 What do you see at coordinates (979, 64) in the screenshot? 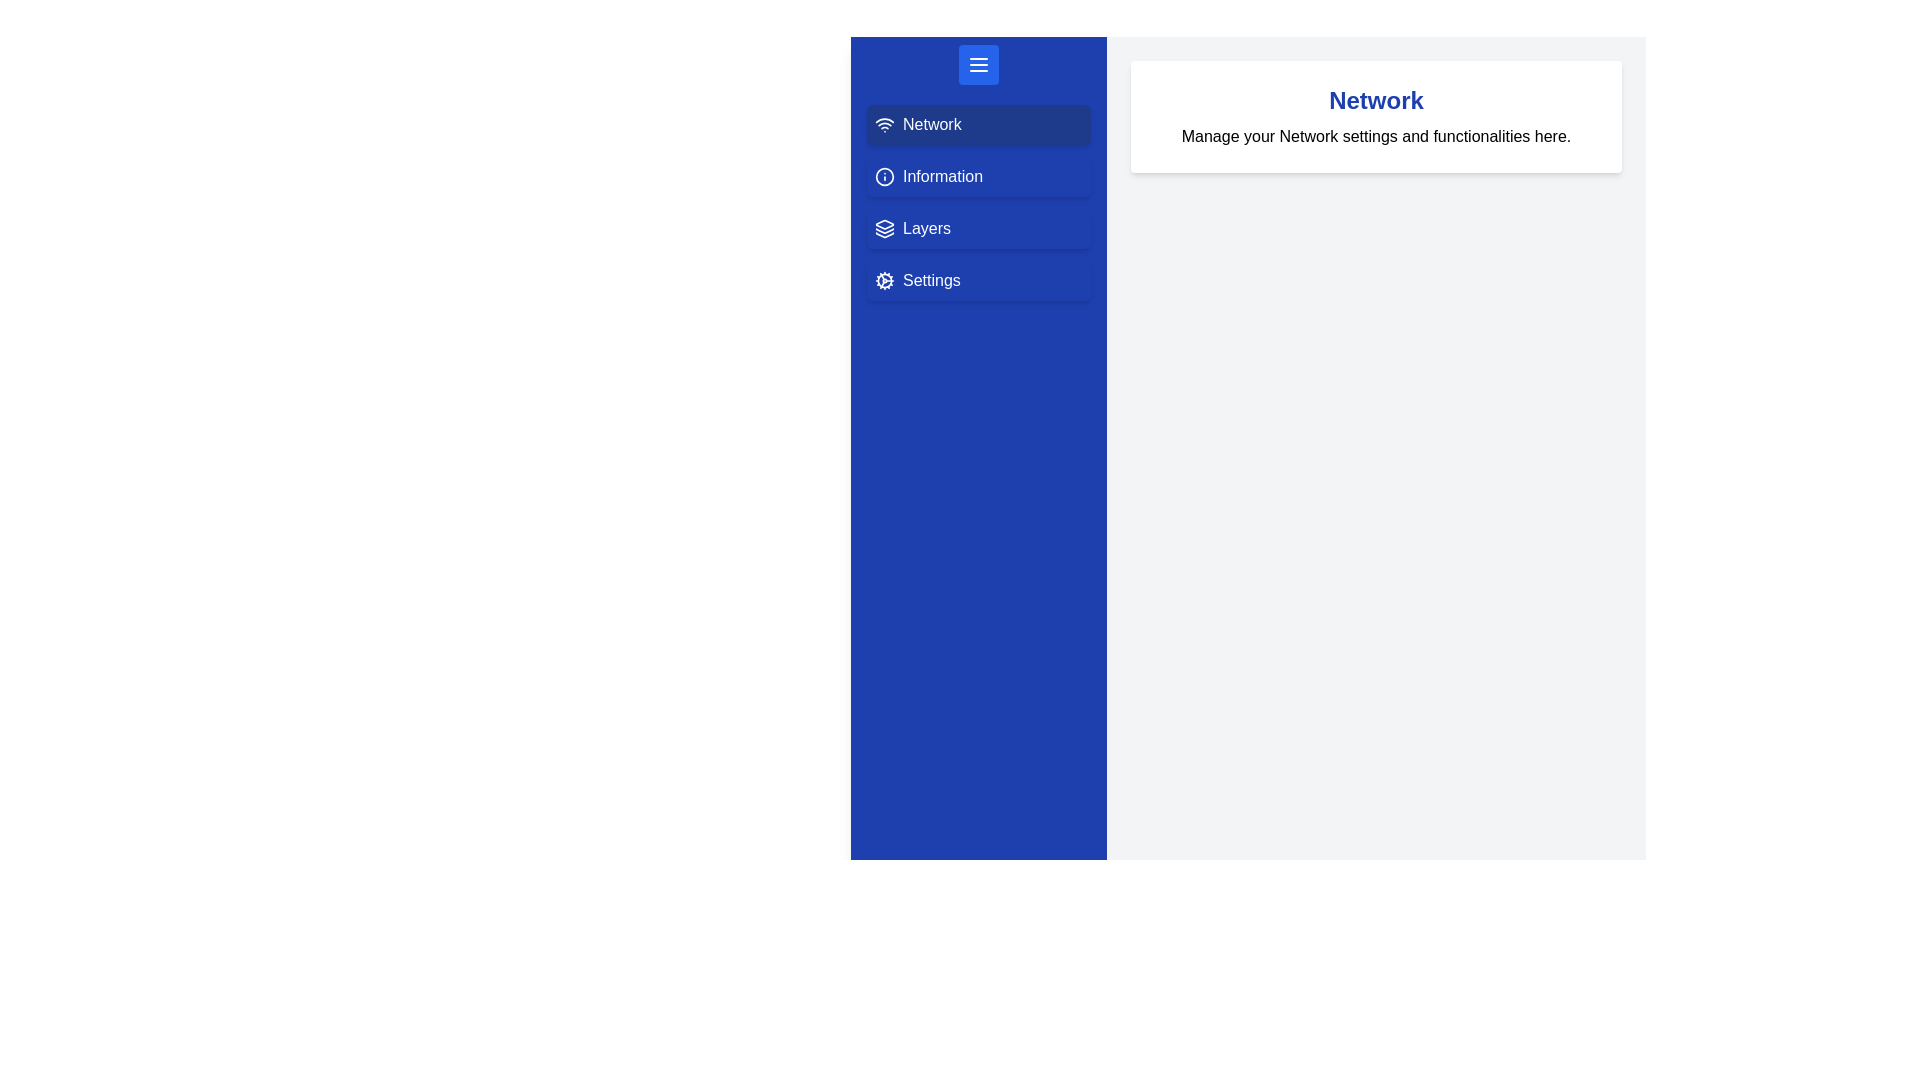
I see `the menu button to toggle the drawer` at bounding box center [979, 64].